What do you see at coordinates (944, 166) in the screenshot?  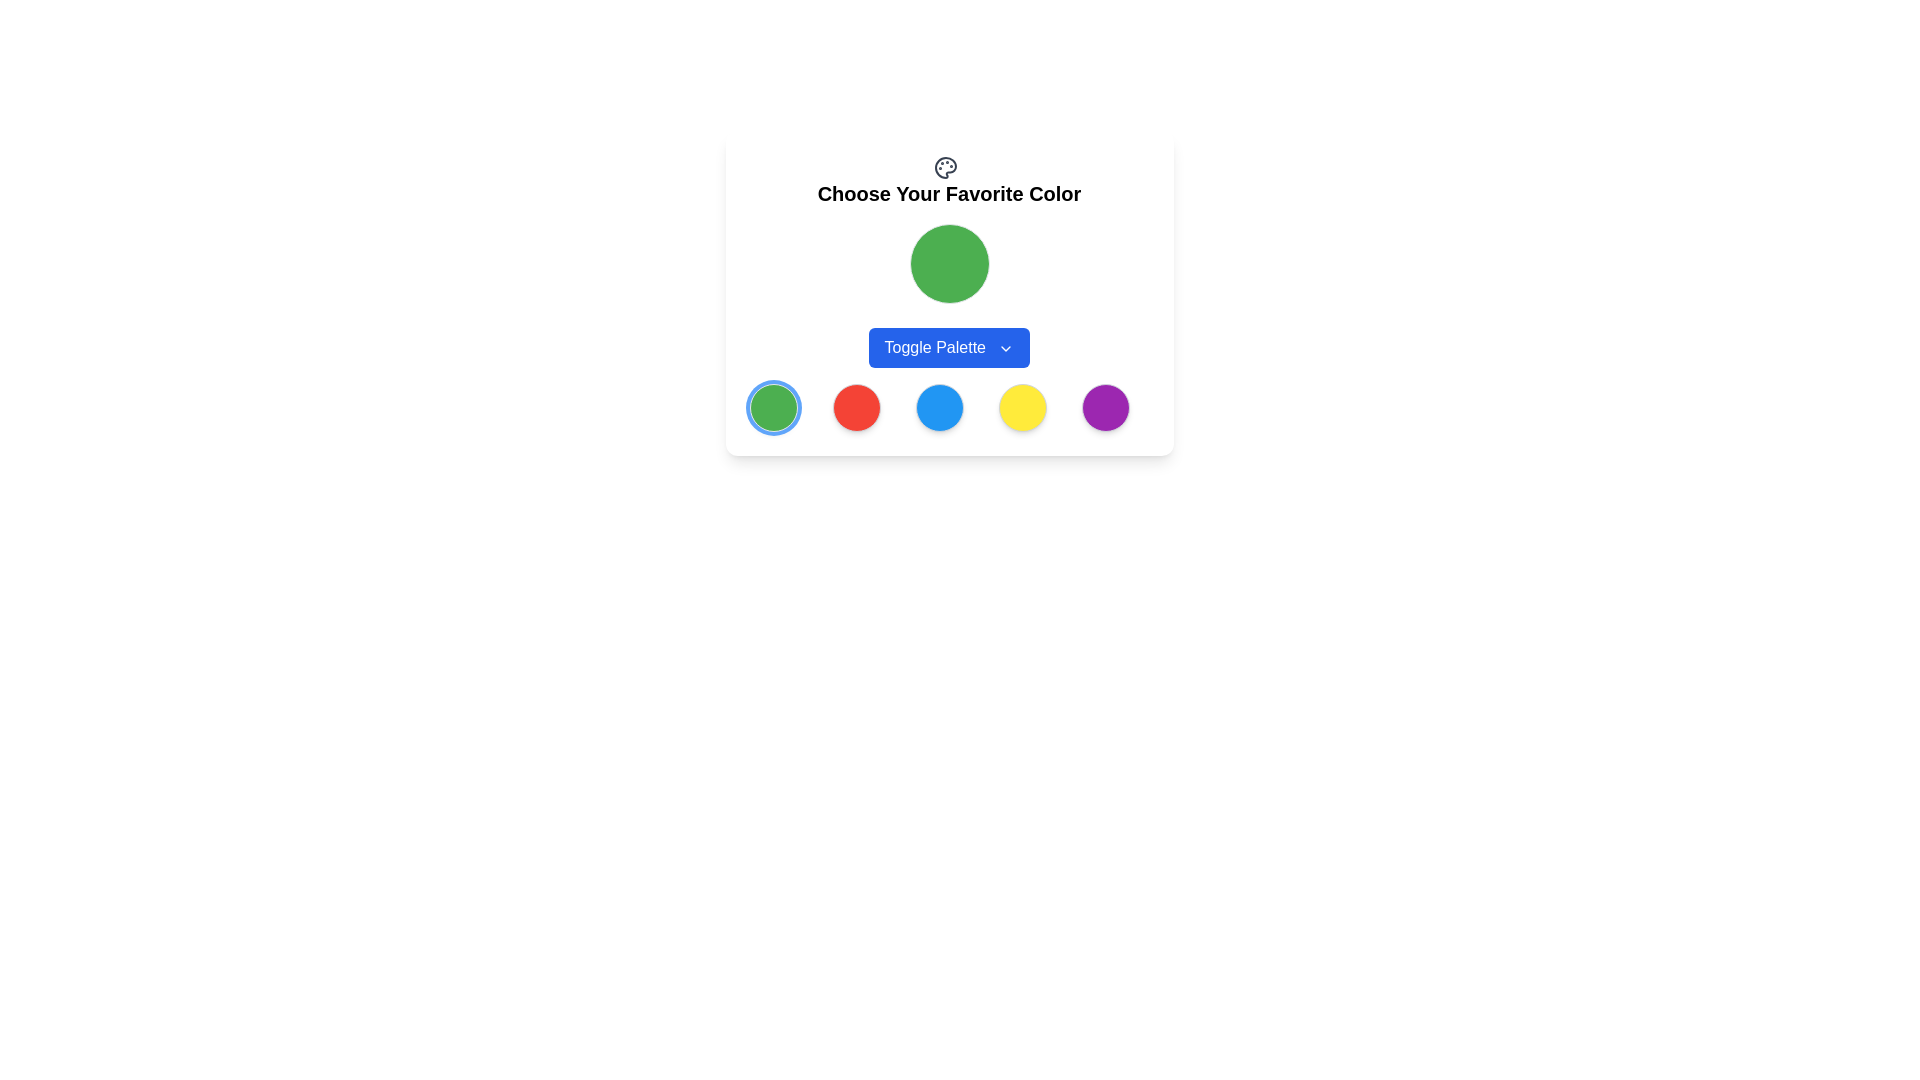 I see `the painter's palette icon that signifies color-related features, located above the 'Choose Your Favorite Color' text` at bounding box center [944, 166].